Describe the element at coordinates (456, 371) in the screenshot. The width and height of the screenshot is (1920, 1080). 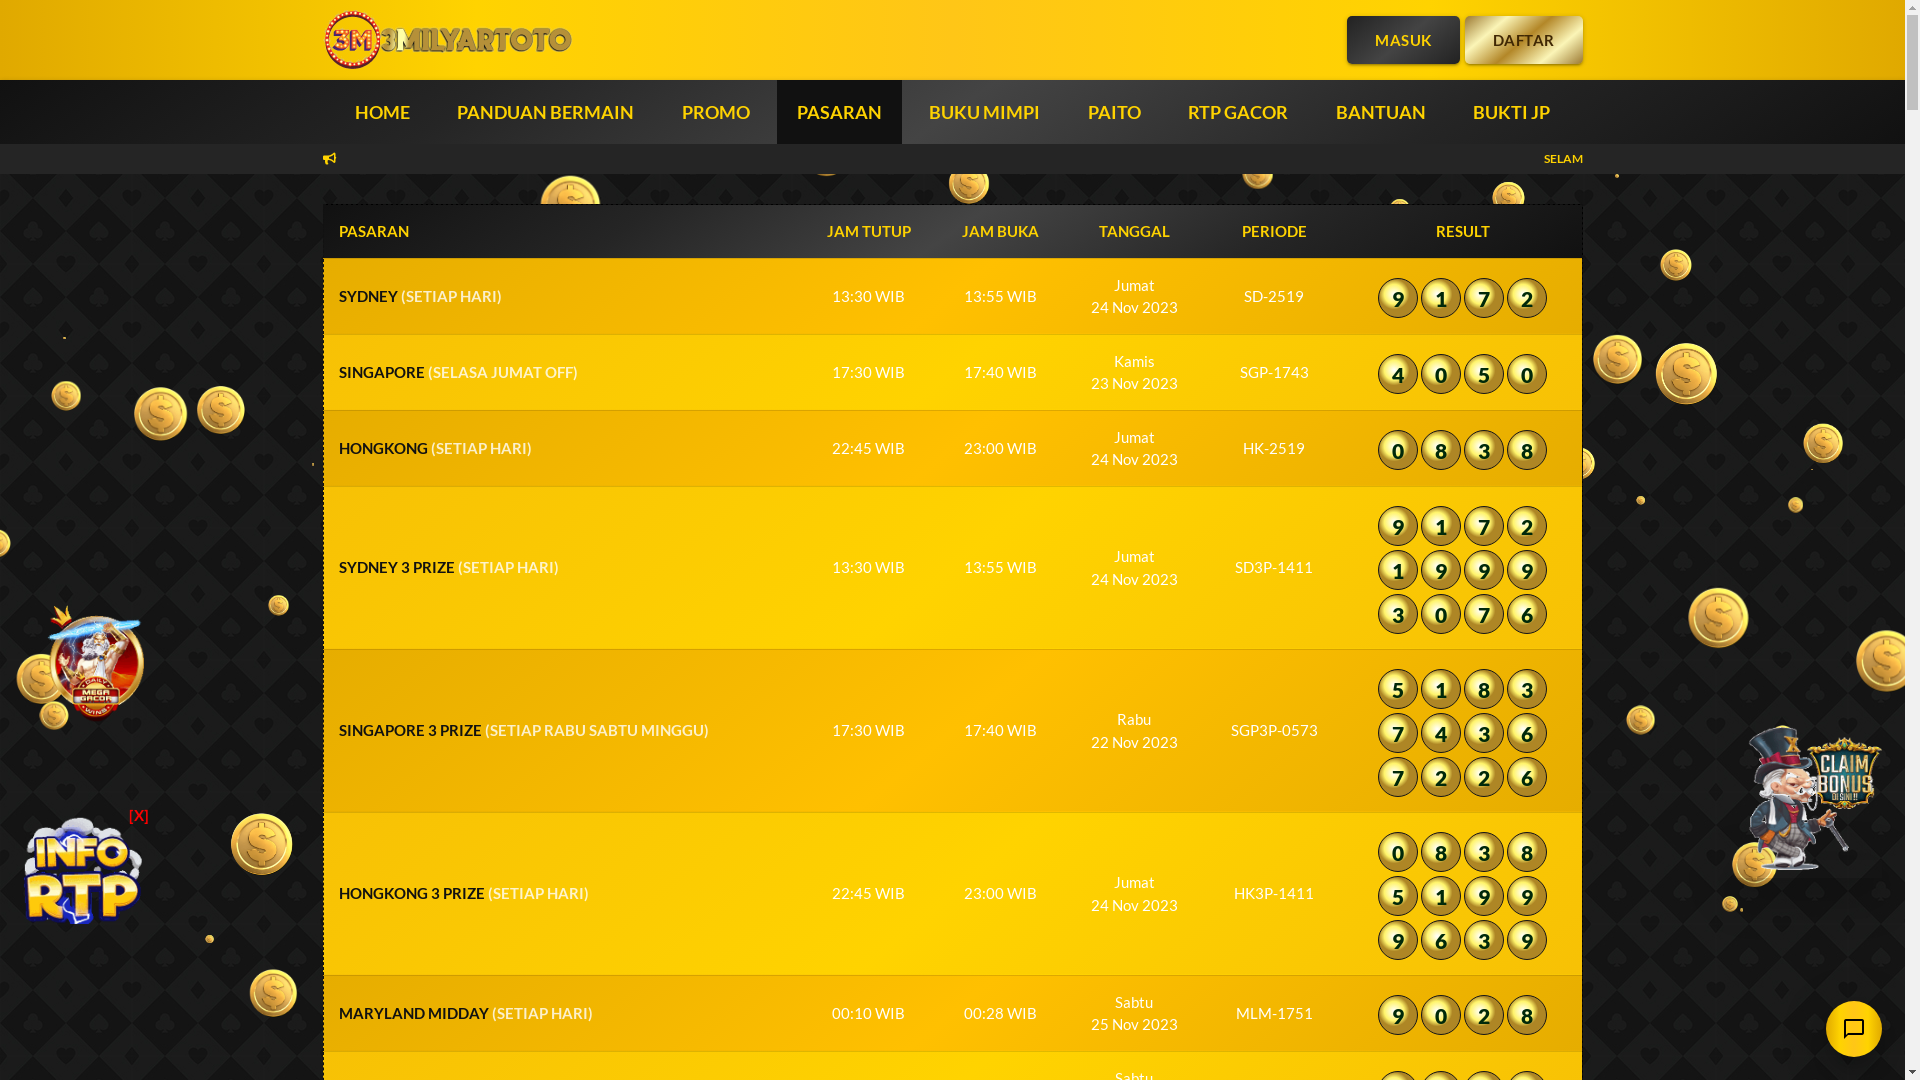
I see `'SINGAPORE (SELASA JUMAT OFF)'` at that location.